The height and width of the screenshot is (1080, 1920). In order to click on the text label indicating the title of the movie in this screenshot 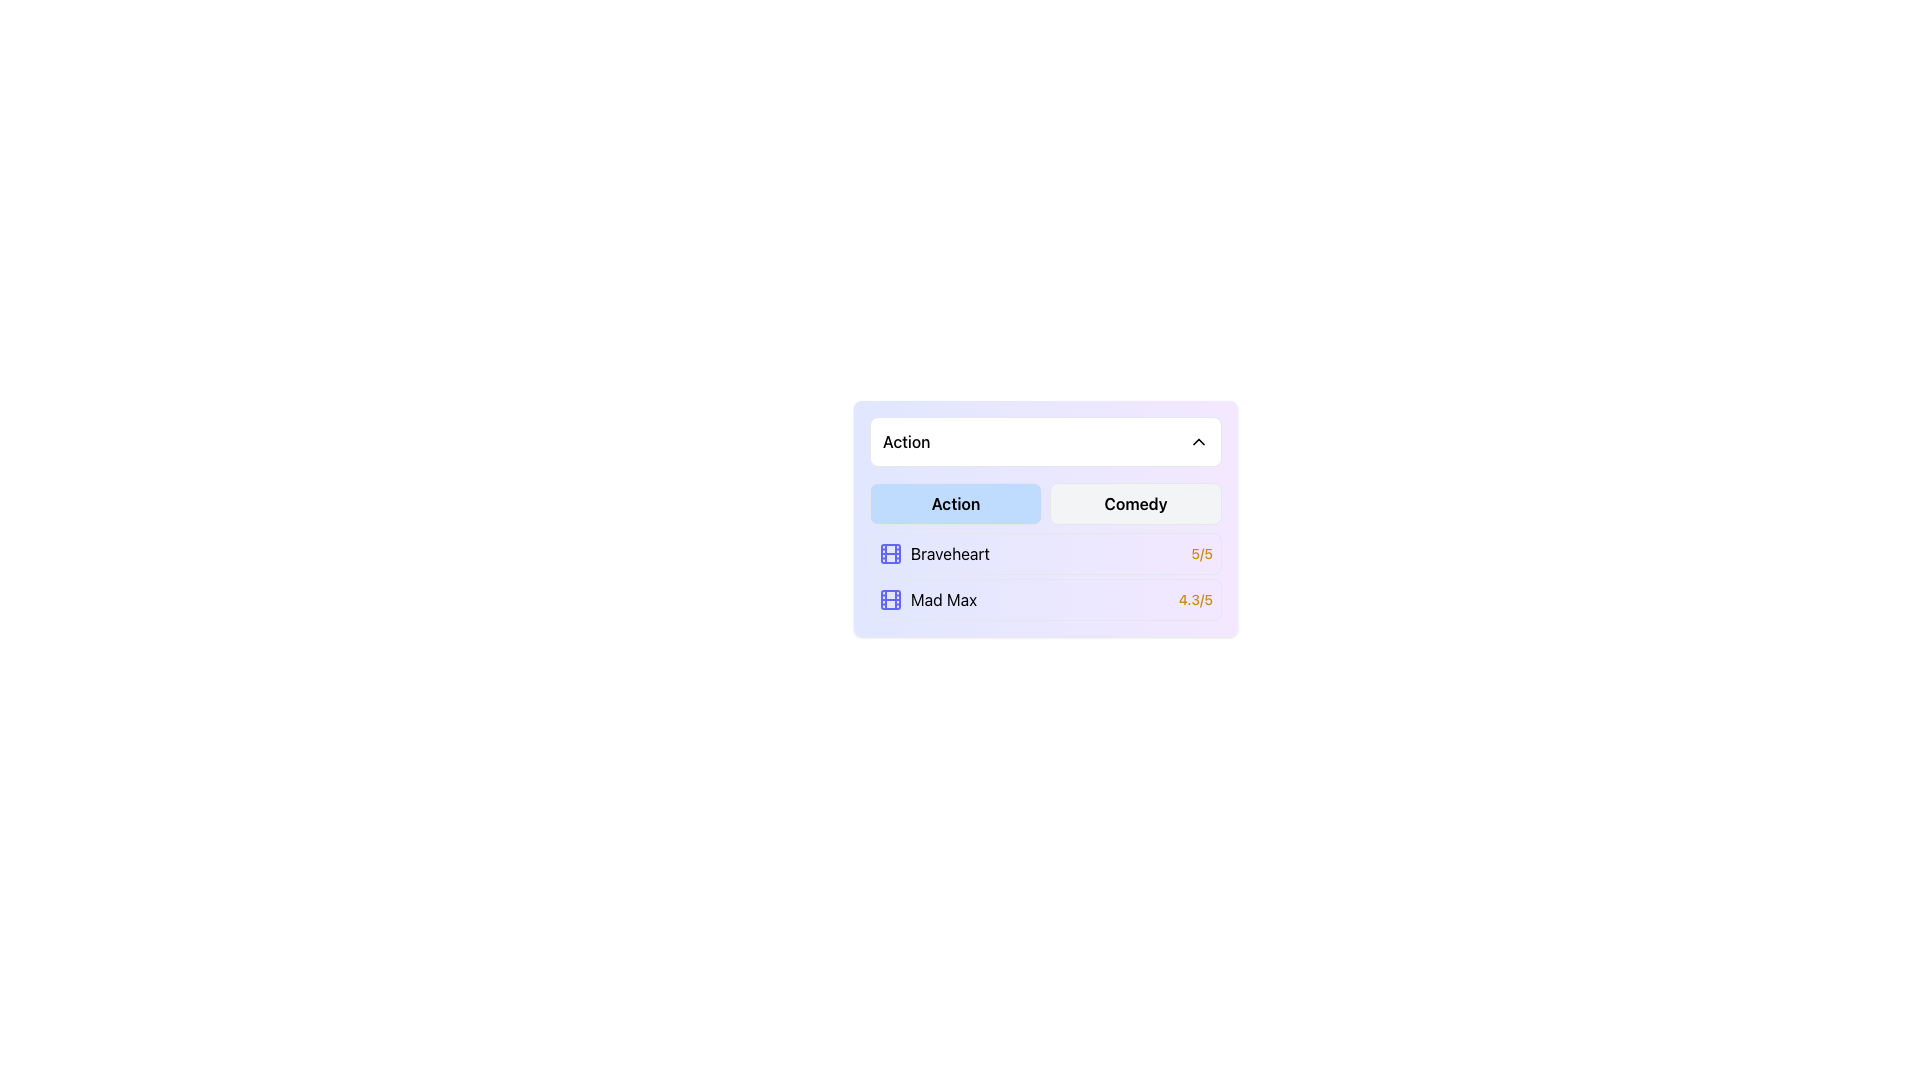, I will do `click(927, 599)`.